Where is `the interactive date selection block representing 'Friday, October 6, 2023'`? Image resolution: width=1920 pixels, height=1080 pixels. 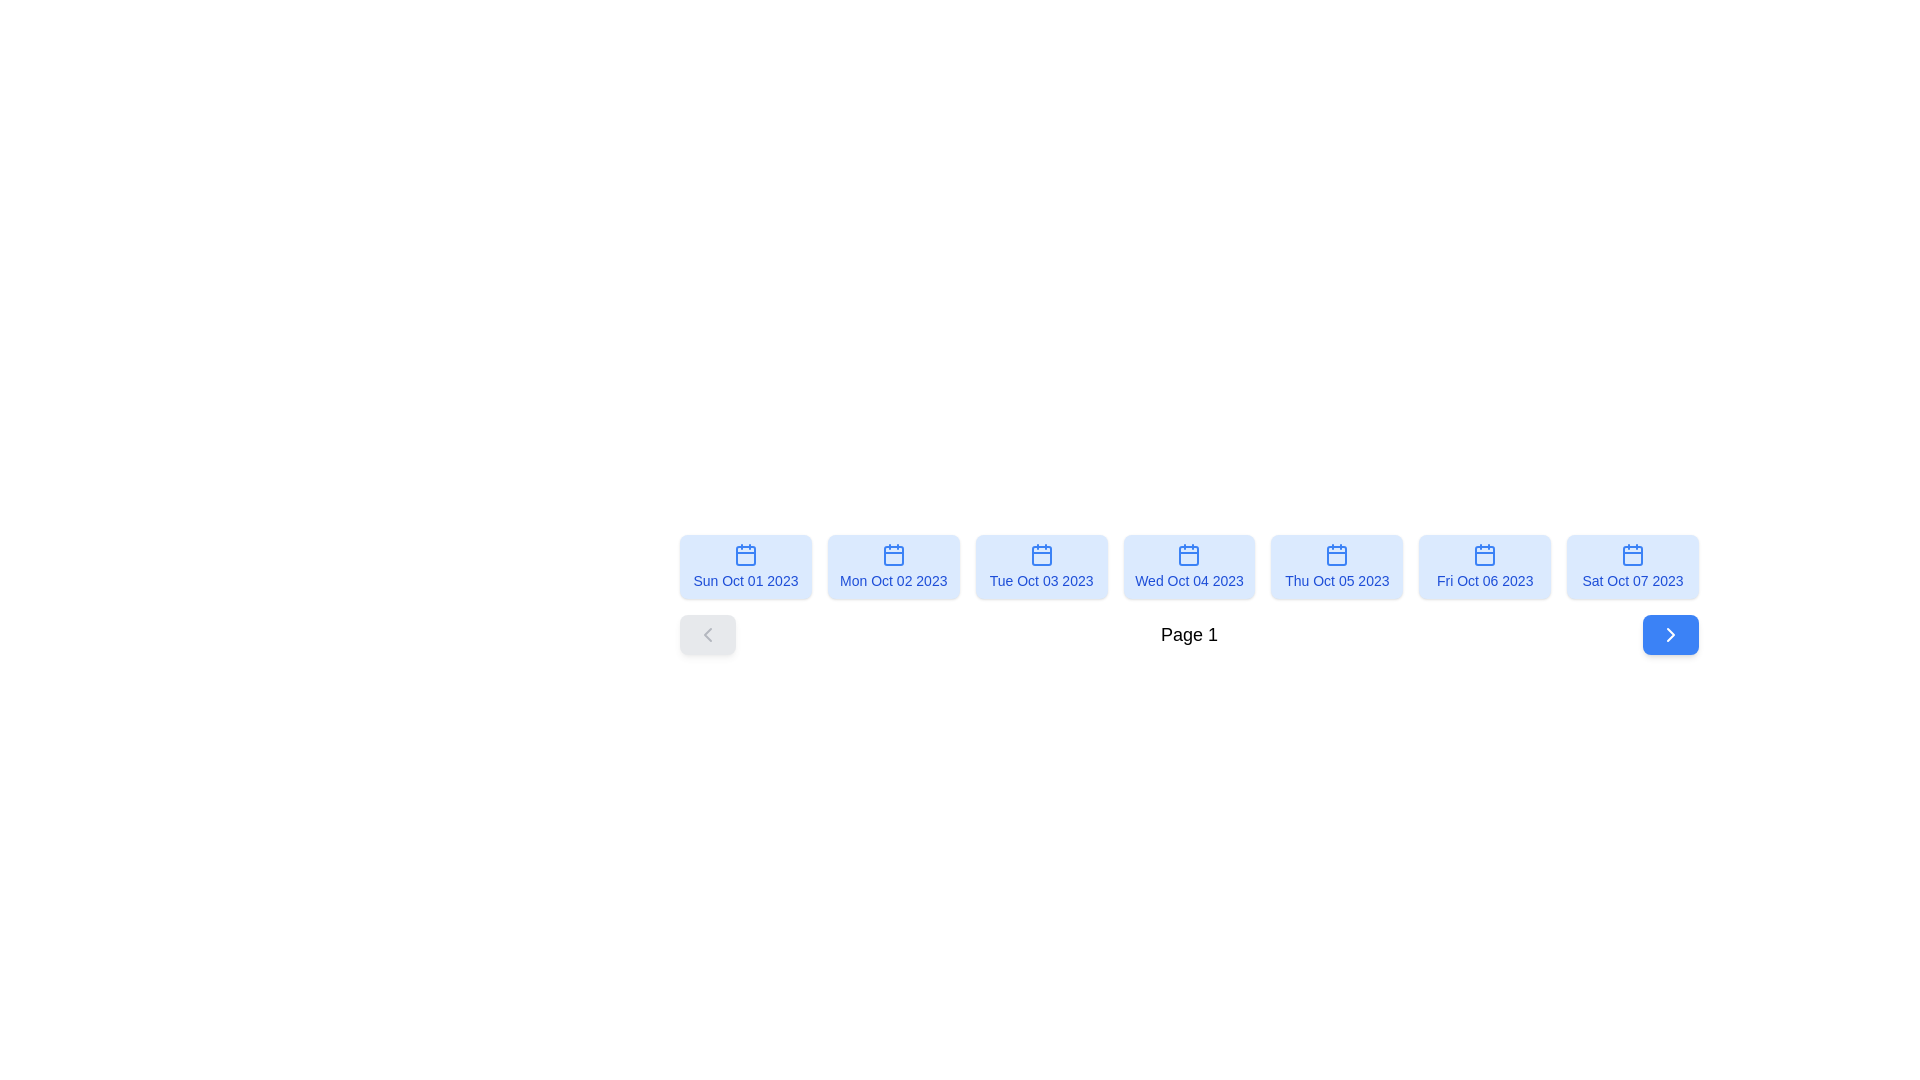 the interactive date selection block representing 'Friday, October 6, 2023' is located at coordinates (1485, 567).